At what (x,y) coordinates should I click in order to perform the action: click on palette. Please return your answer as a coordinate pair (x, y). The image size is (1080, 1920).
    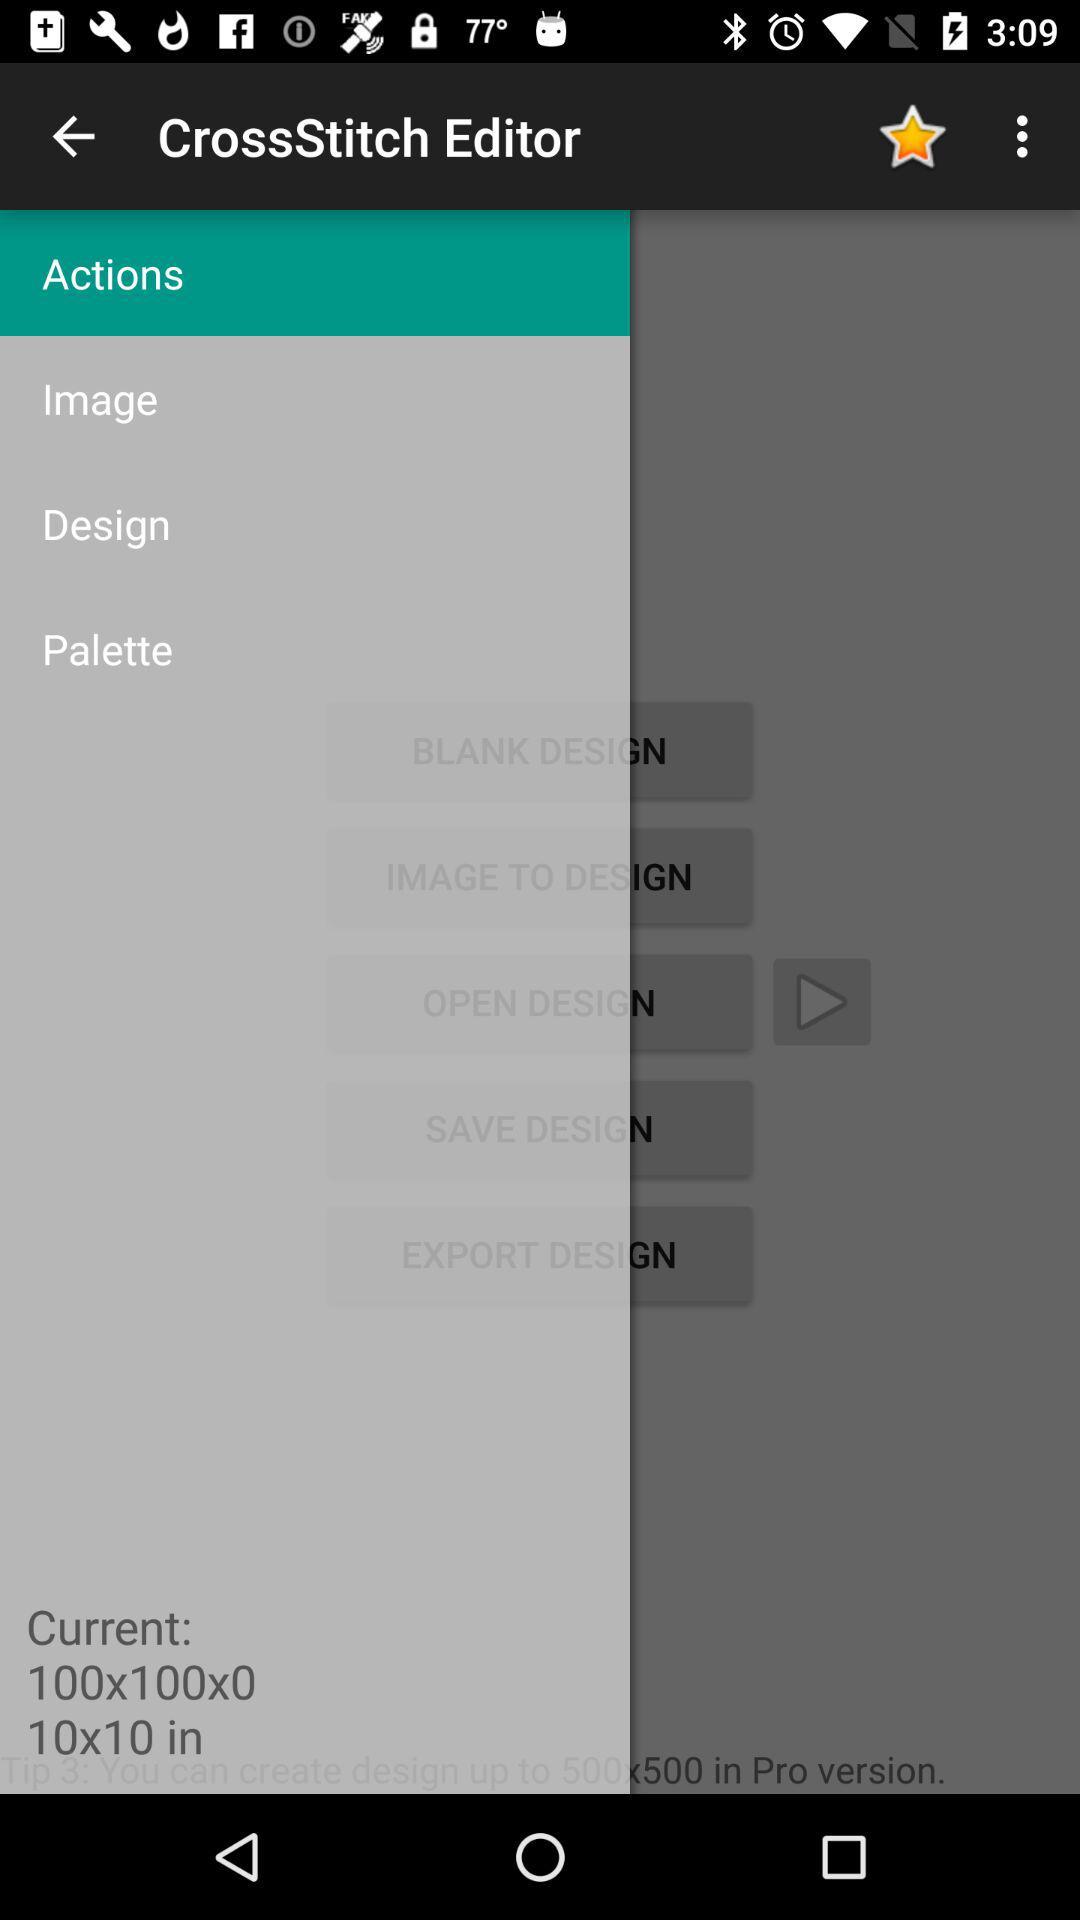
    Looking at the image, I should click on (315, 648).